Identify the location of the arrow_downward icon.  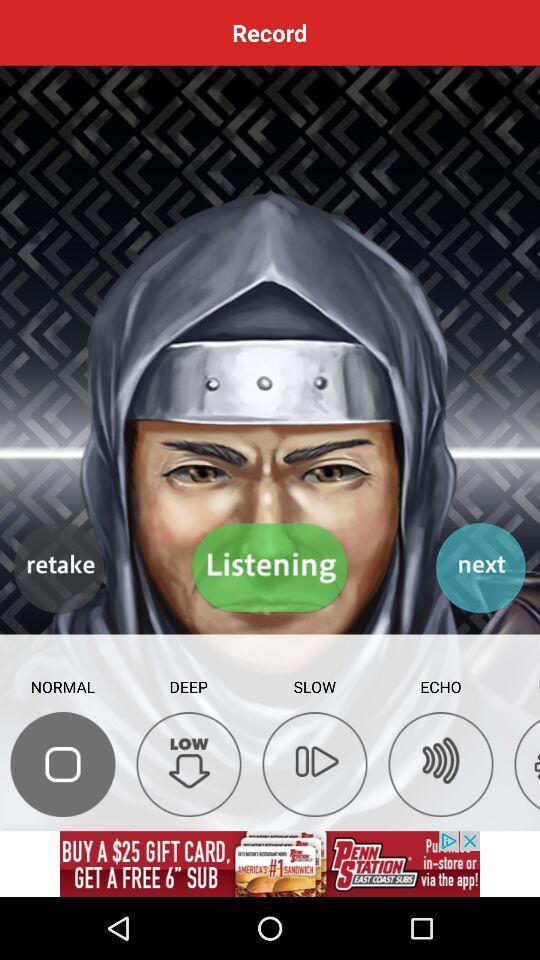
(189, 818).